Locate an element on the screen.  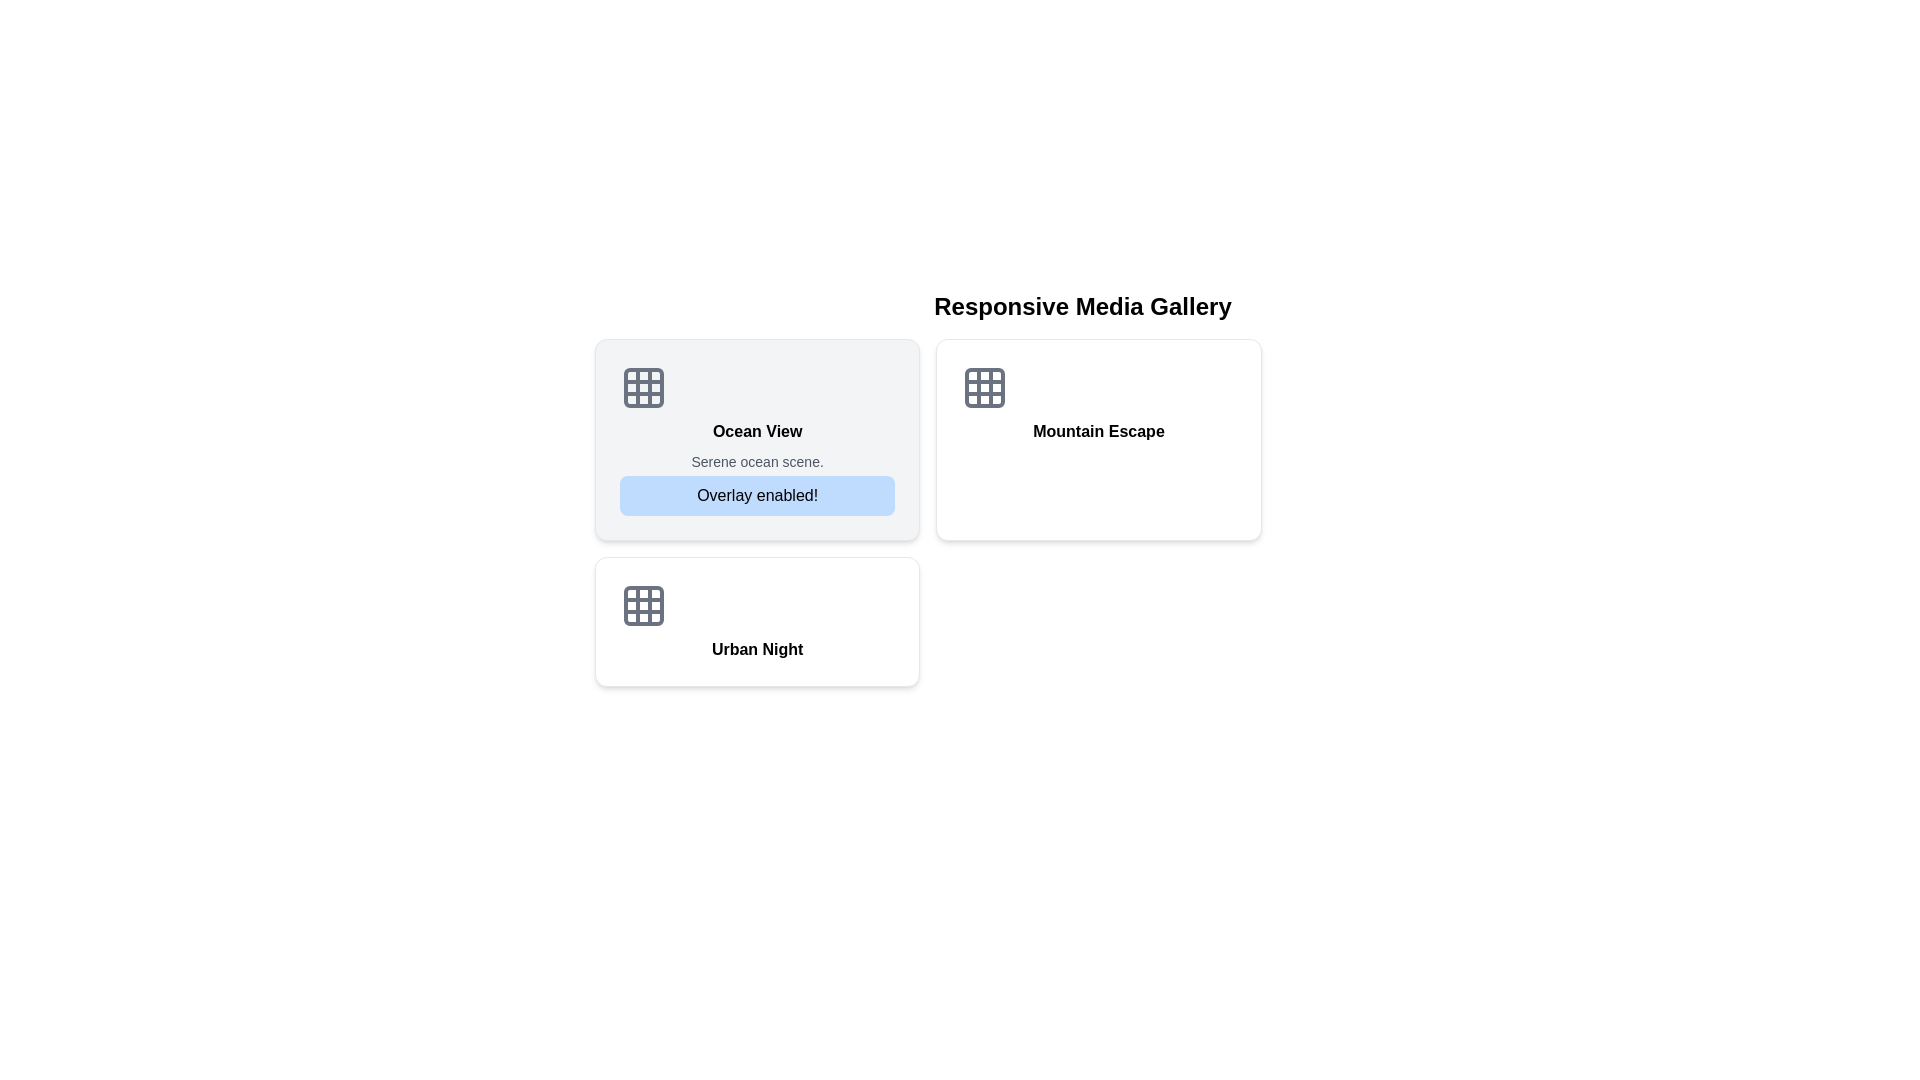
the grid layout icon located at the top-left corner of the 'Mountain Escape' card in the media gallery grid is located at coordinates (985, 388).